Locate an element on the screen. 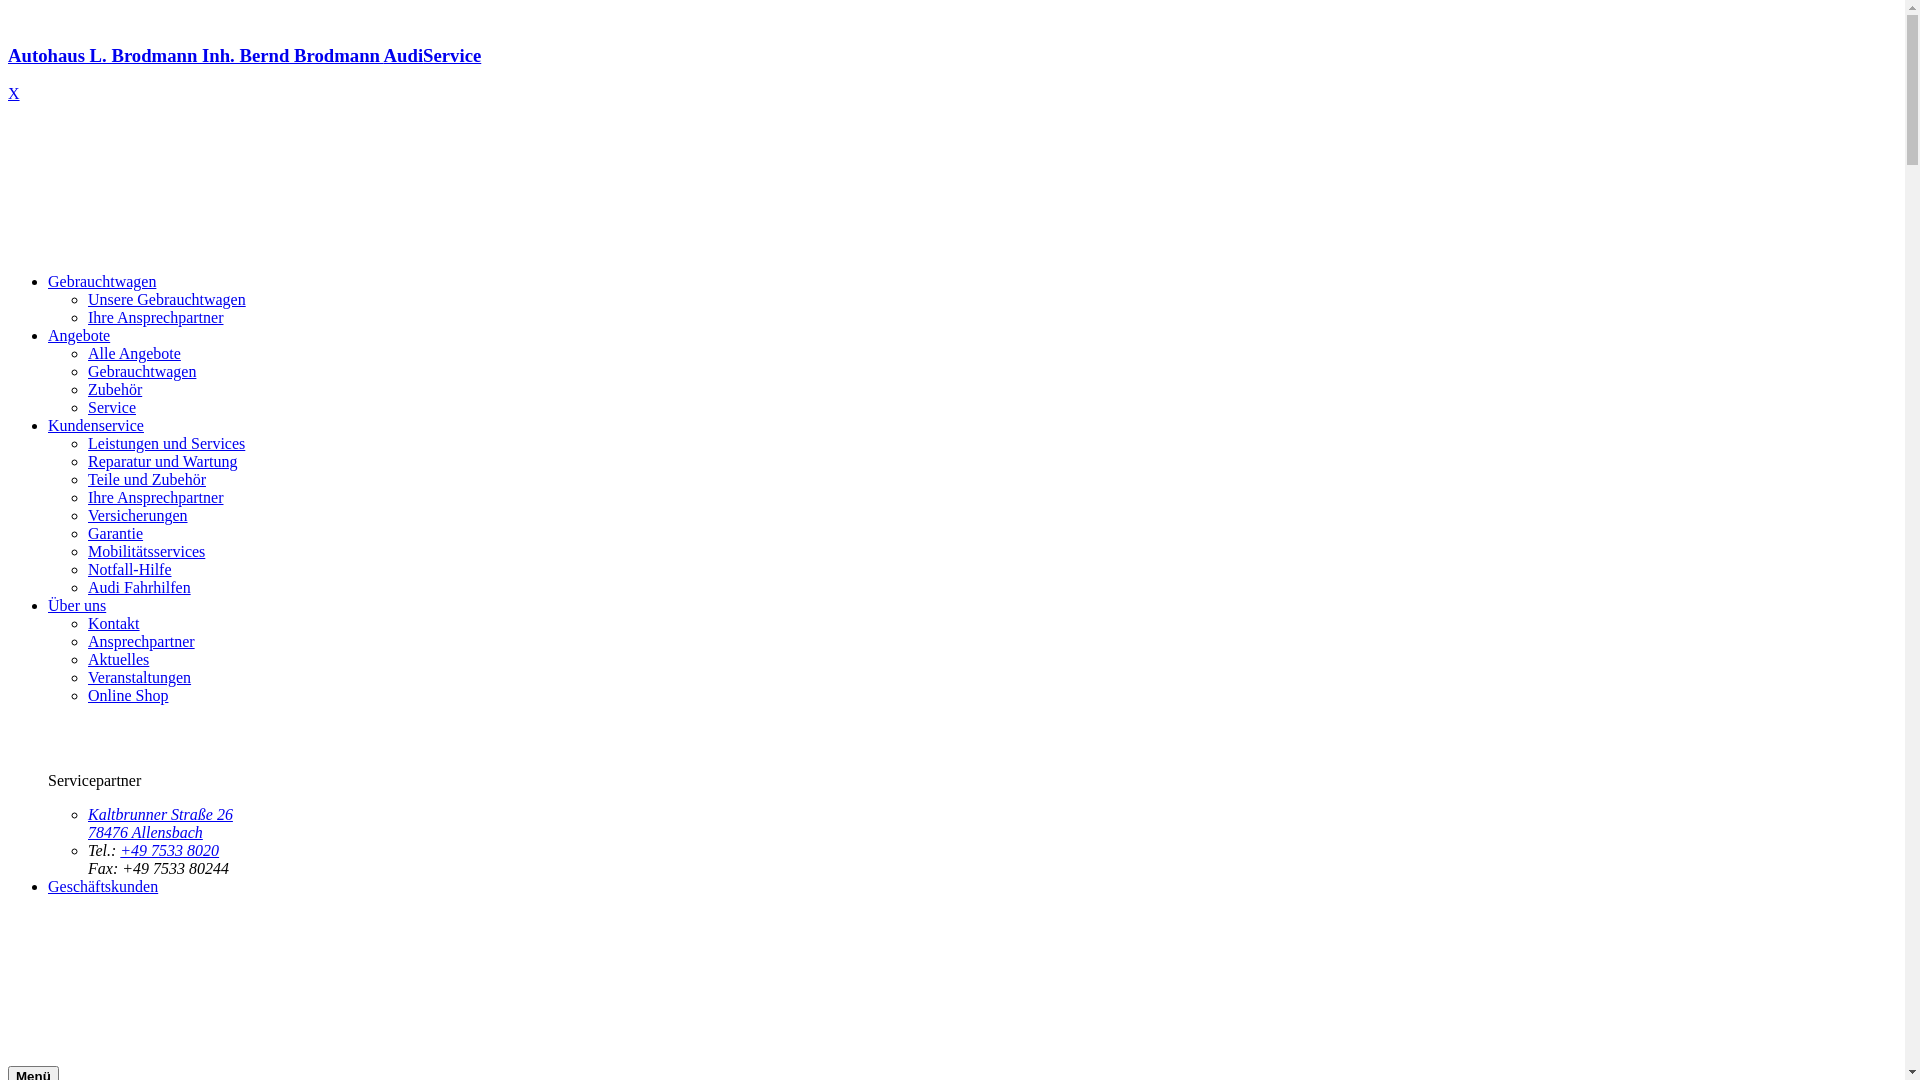  'Audi Fahrhilfen' is located at coordinates (86, 586).